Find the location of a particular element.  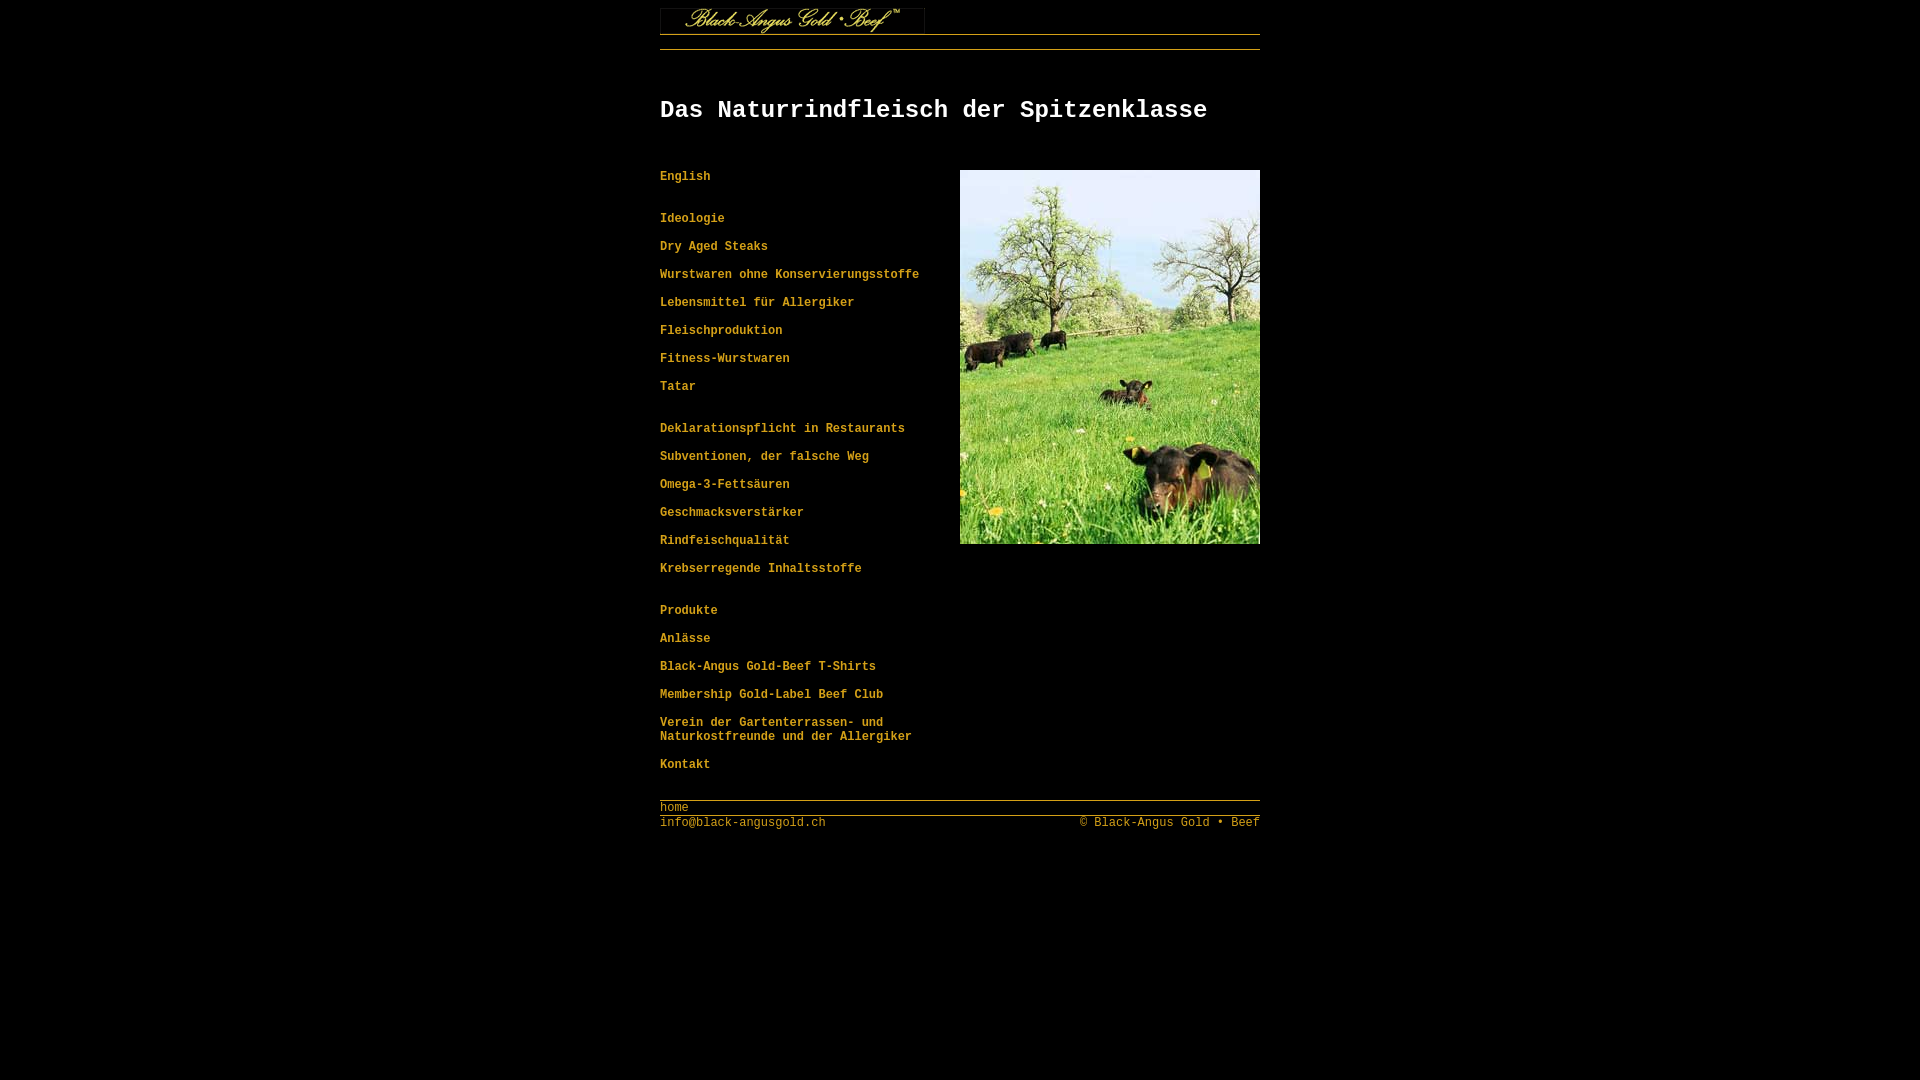

'Kontakt' is located at coordinates (685, 764).